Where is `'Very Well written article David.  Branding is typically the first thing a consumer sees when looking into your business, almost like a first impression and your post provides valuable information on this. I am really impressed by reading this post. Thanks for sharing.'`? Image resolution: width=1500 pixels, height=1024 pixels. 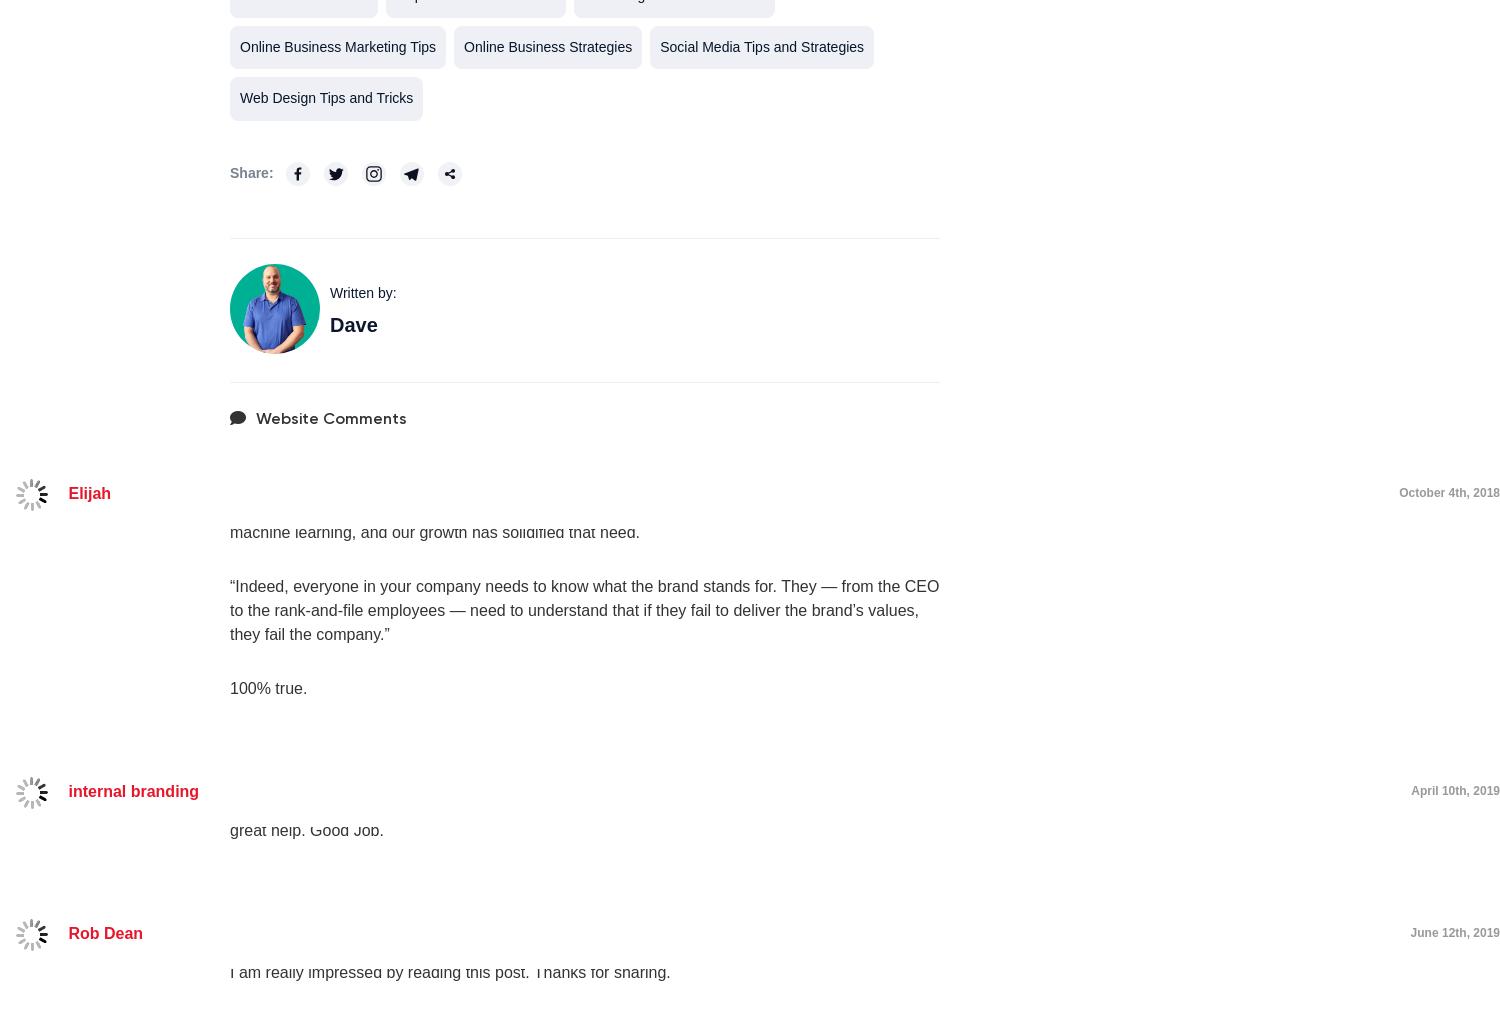 'Very Well written article David.  Branding is typically the first thing a consumer sees when looking into your business, almost like a first impression and your post provides valuable information on this. I am really impressed by reading this post. Thanks for sharing.' is located at coordinates (228, 948).